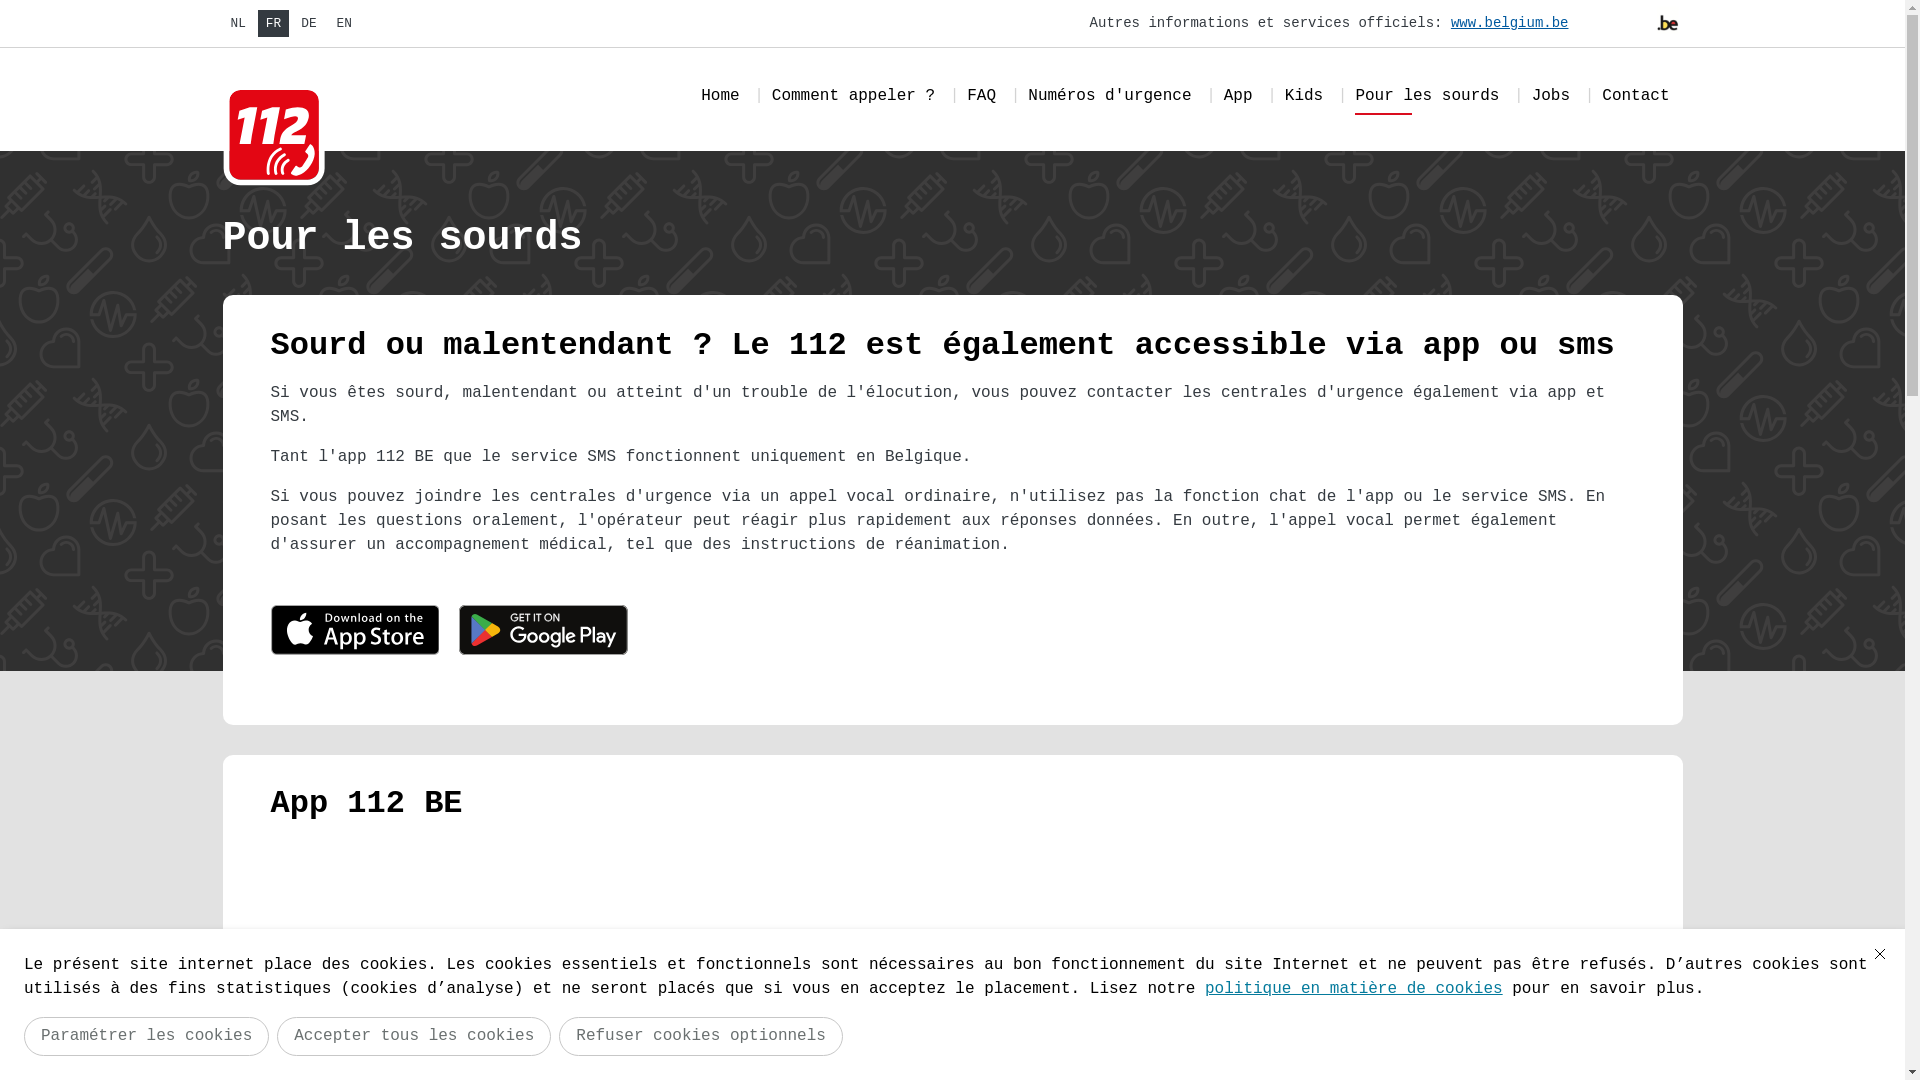  What do you see at coordinates (412, 1035) in the screenshot?
I see `'Accepter tous les cookies'` at bounding box center [412, 1035].